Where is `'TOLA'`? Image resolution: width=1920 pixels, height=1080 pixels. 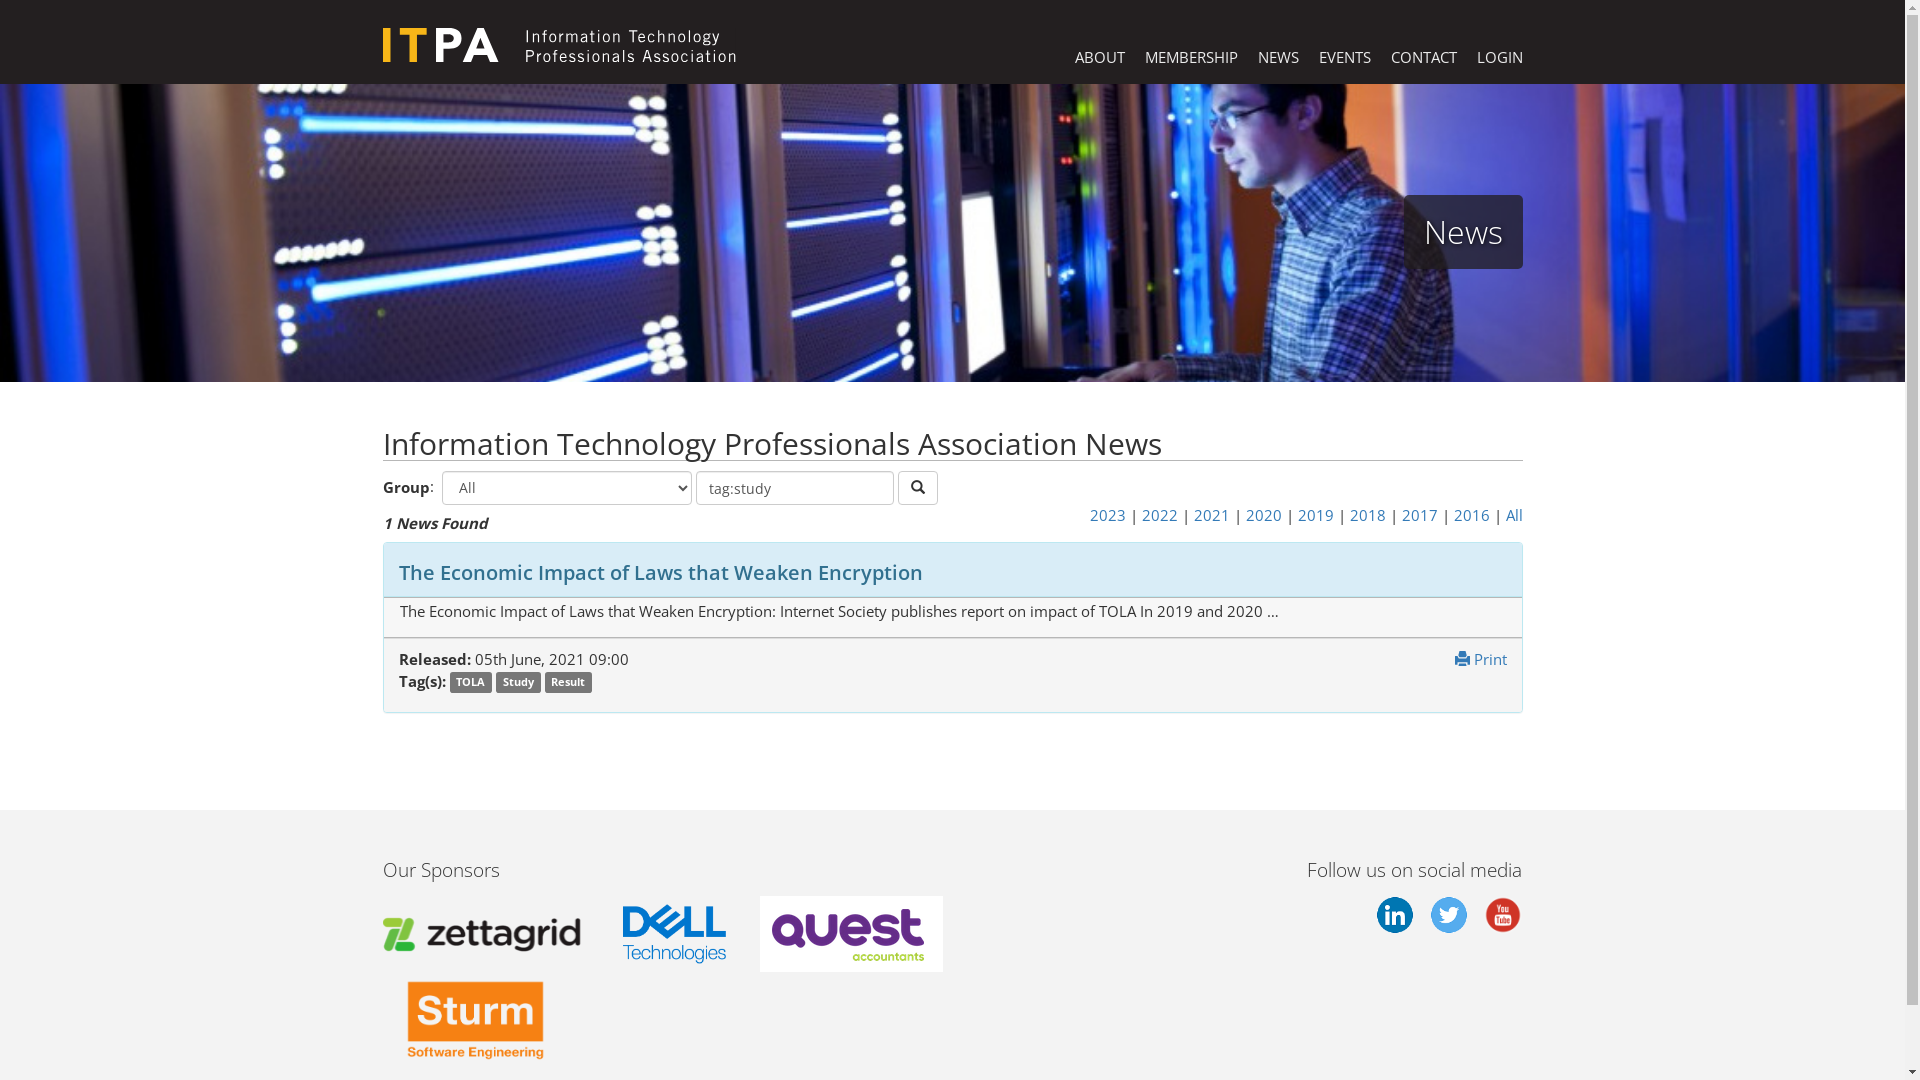 'TOLA' is located at coordinates (449, 681).